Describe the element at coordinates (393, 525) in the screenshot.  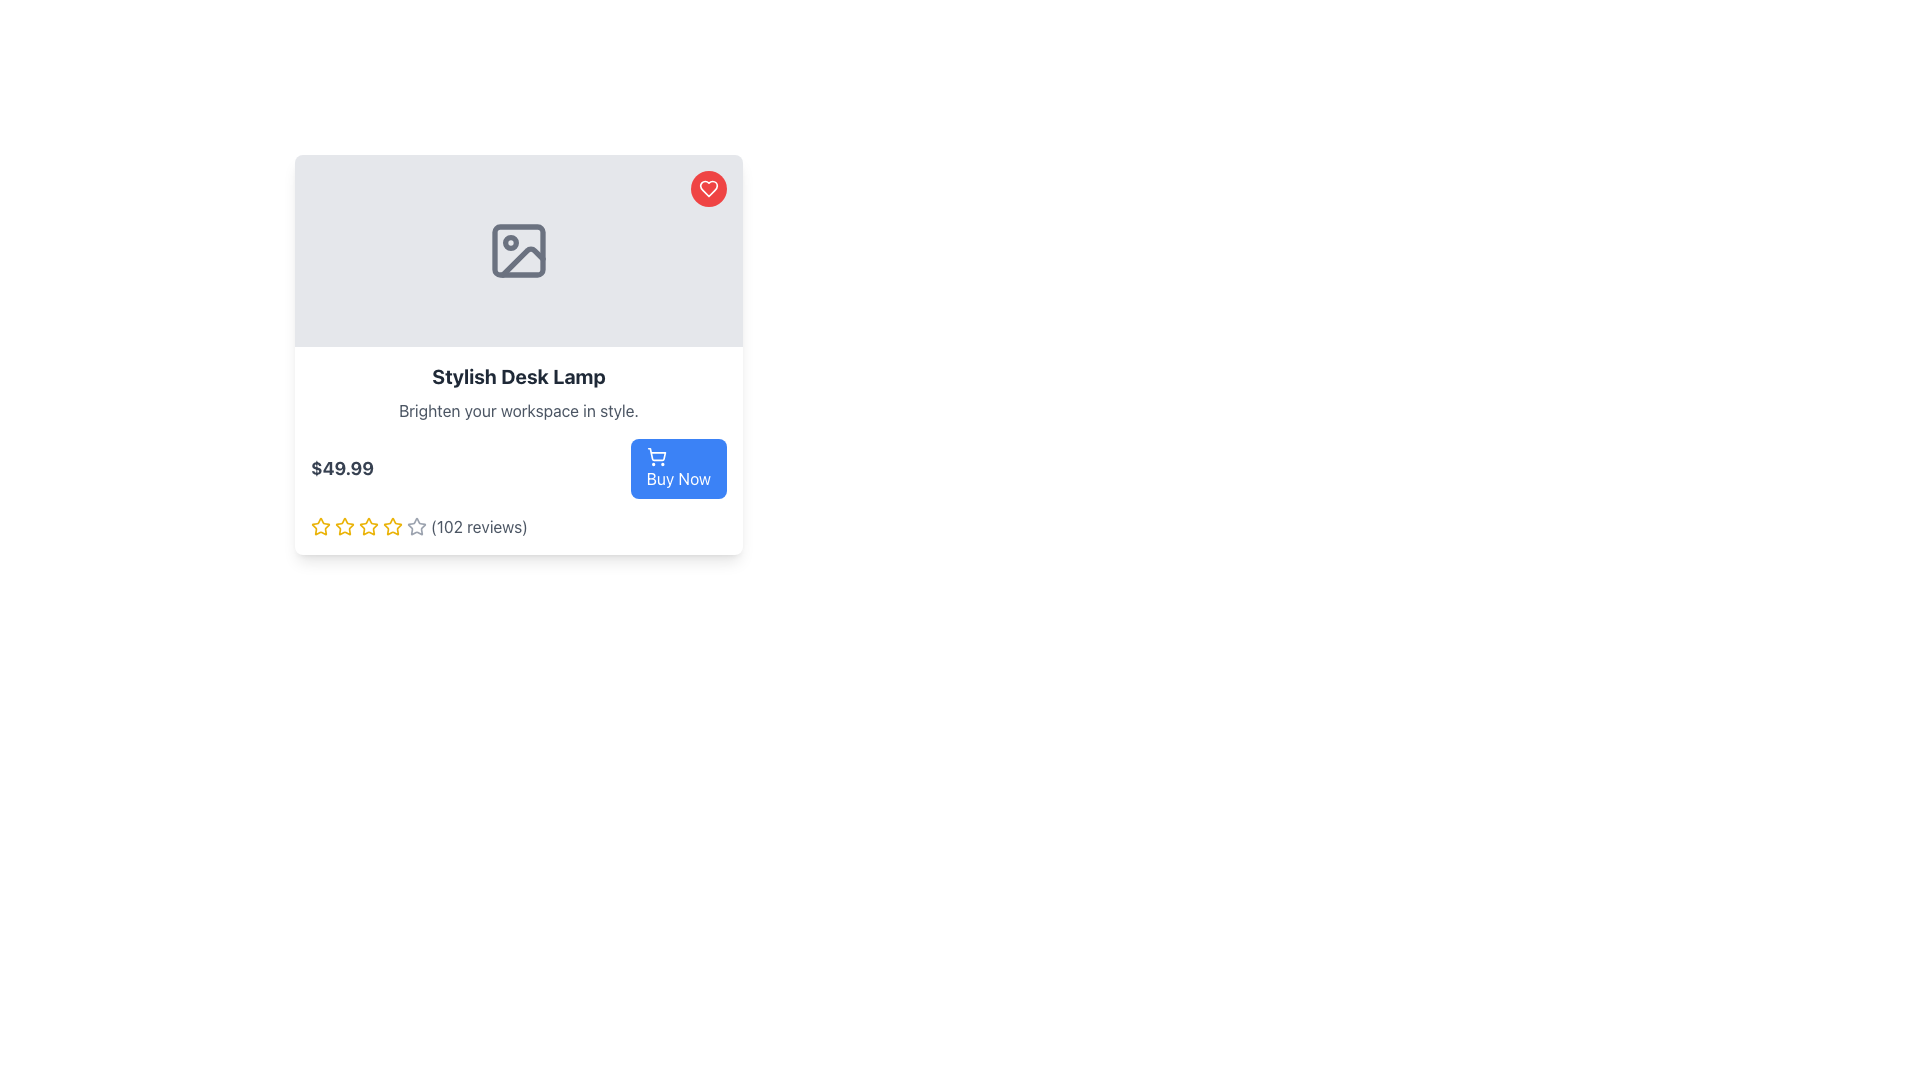
I see `the third star rating icon` at that location.